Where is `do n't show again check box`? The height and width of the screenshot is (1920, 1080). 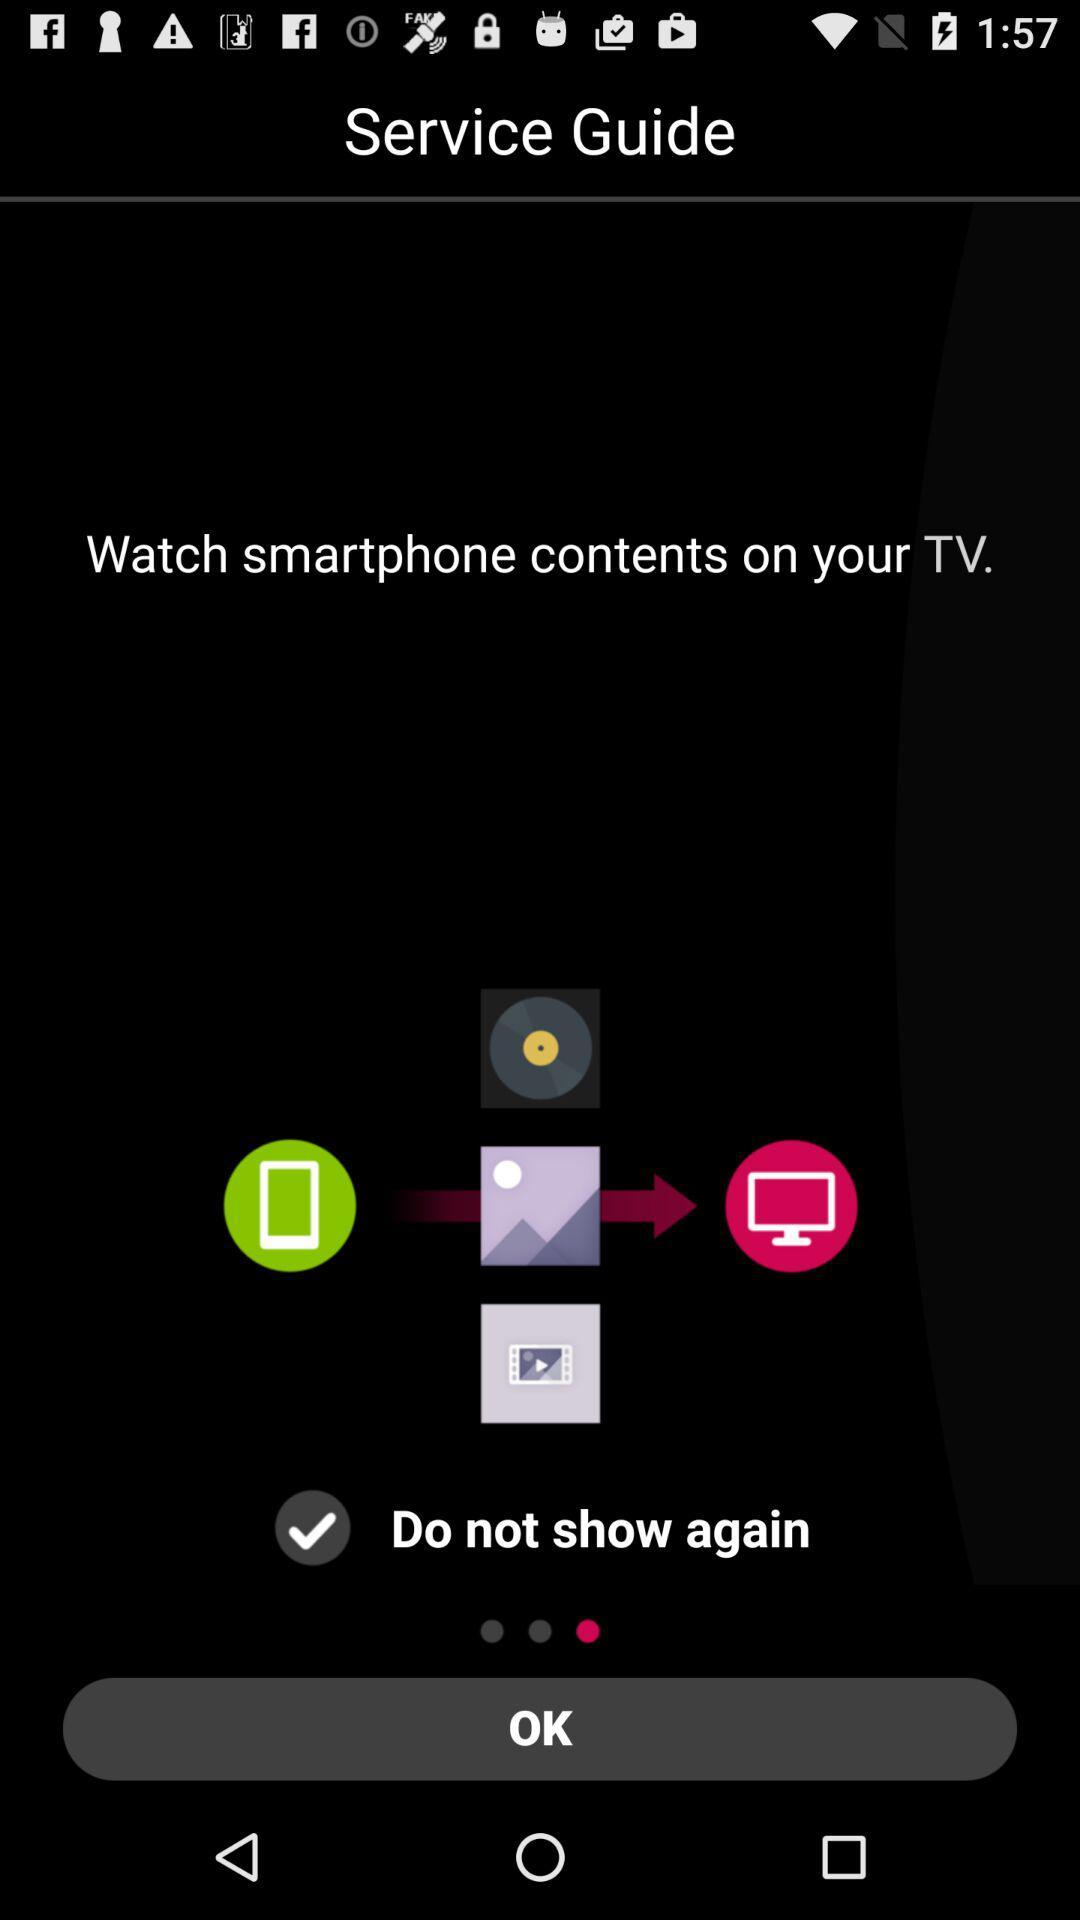 do n't show again check box is located at coordinates (312, 1526).